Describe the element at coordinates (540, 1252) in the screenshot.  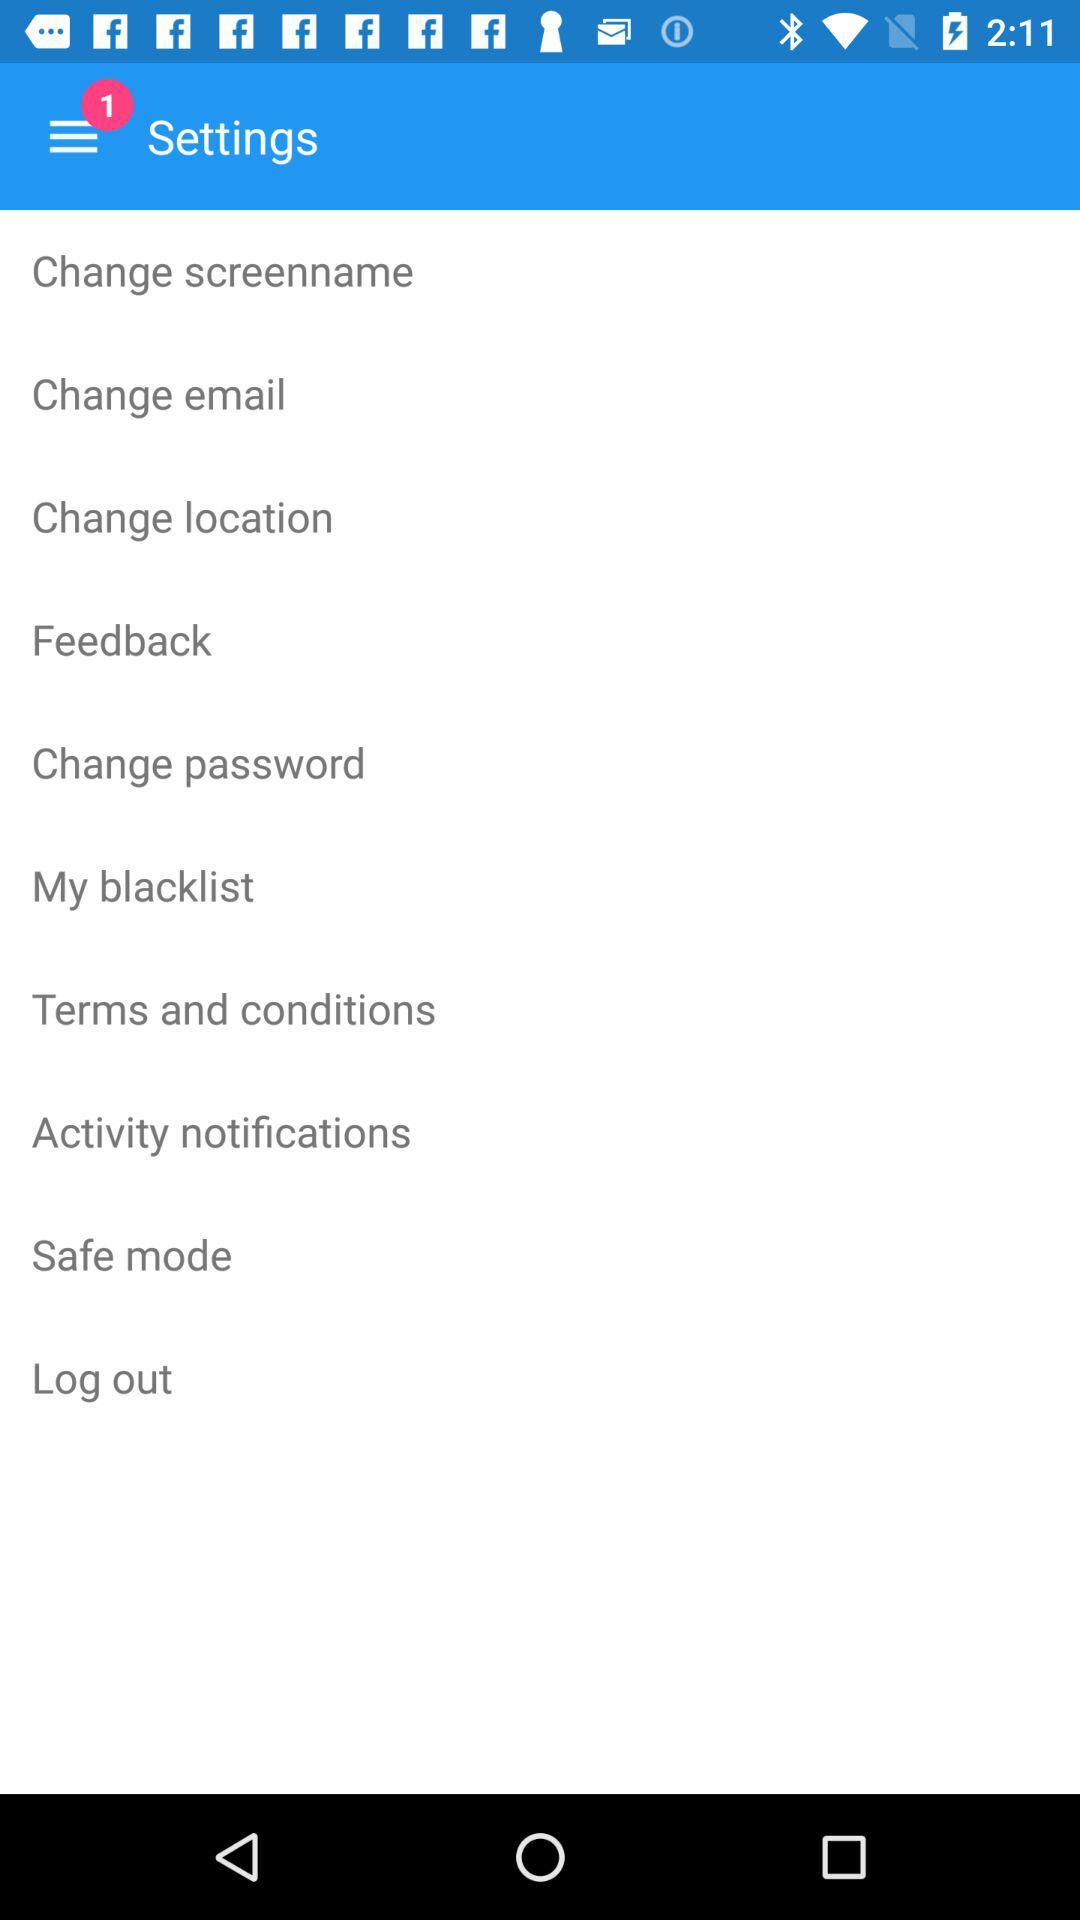
I see `safe mode item` at that location.